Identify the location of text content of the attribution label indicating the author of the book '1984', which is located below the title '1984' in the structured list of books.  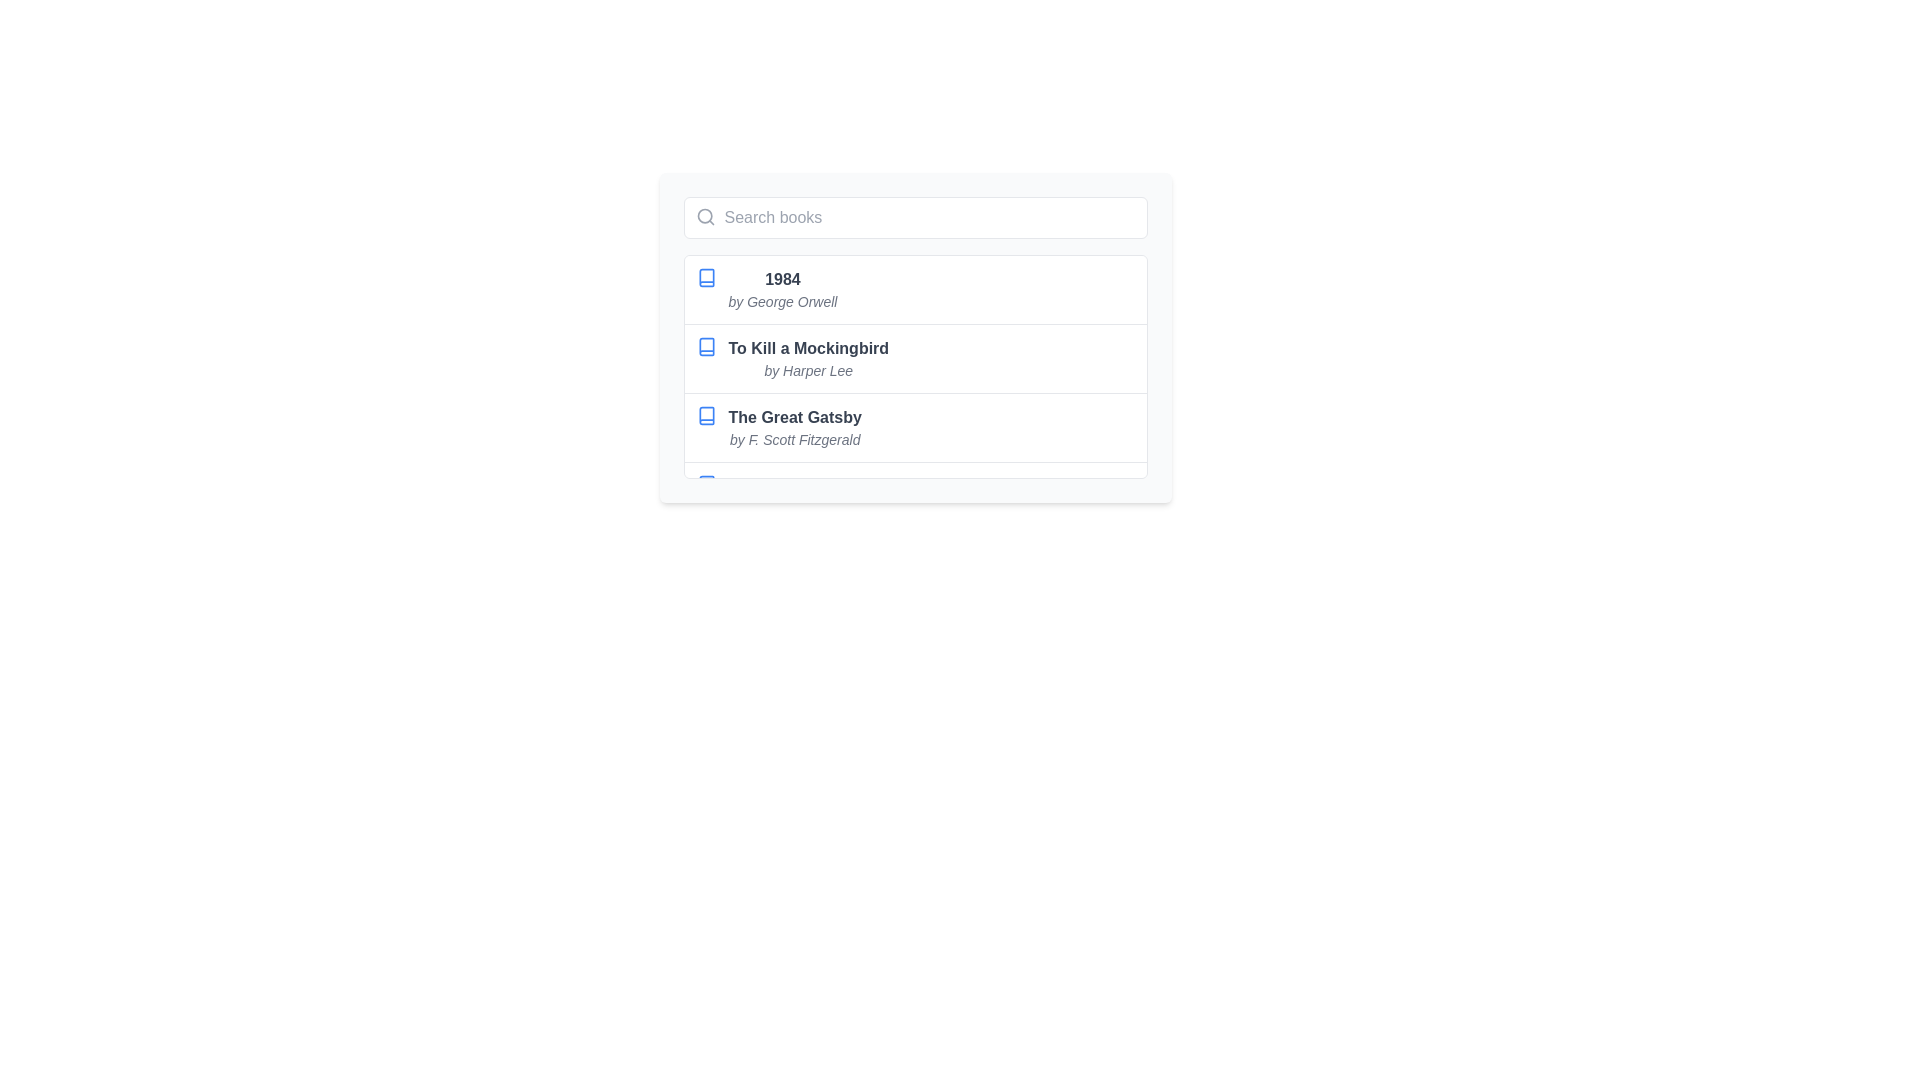
(781, 301).